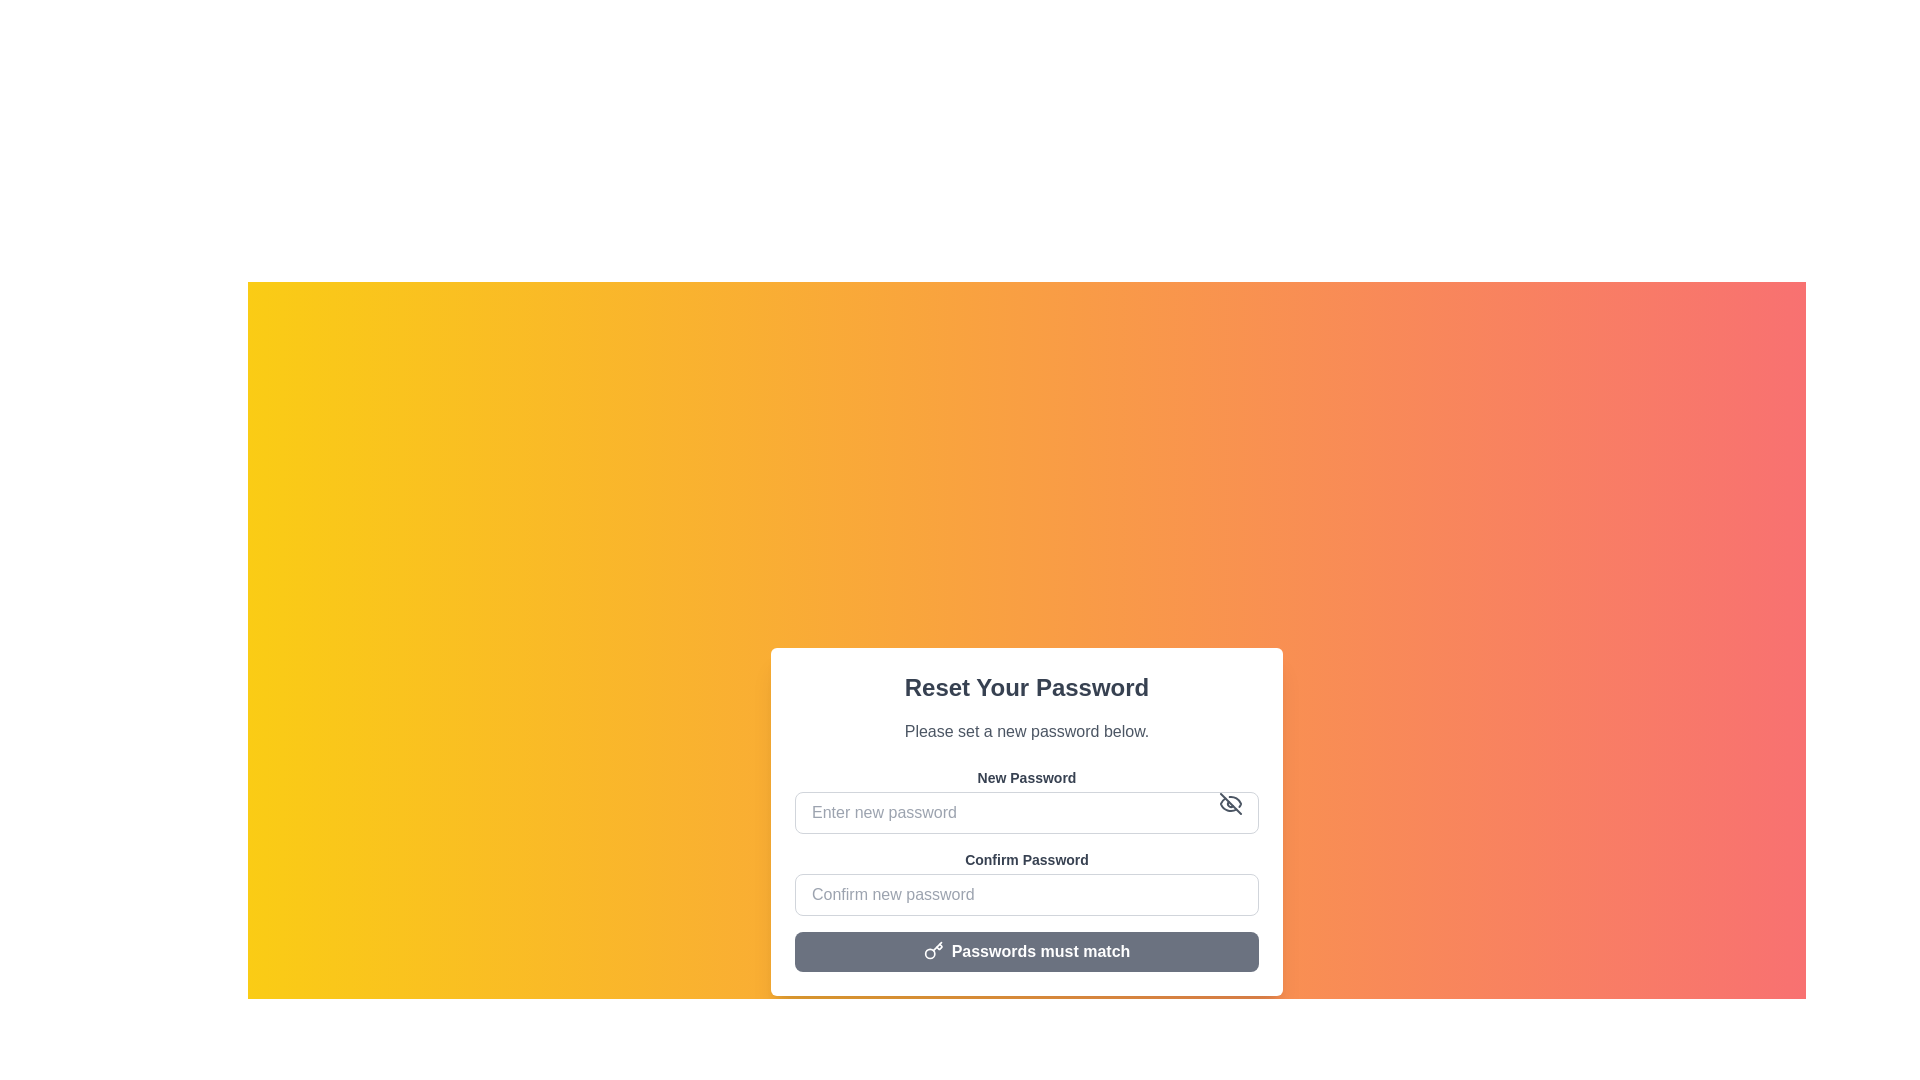 The width and height of the screenshot is (1920, 1080). I want to click on the key-shaped icon located to the left of the text 'Passwords must match' within a gray button at the bottom of a password reset form, so click(932, 950).